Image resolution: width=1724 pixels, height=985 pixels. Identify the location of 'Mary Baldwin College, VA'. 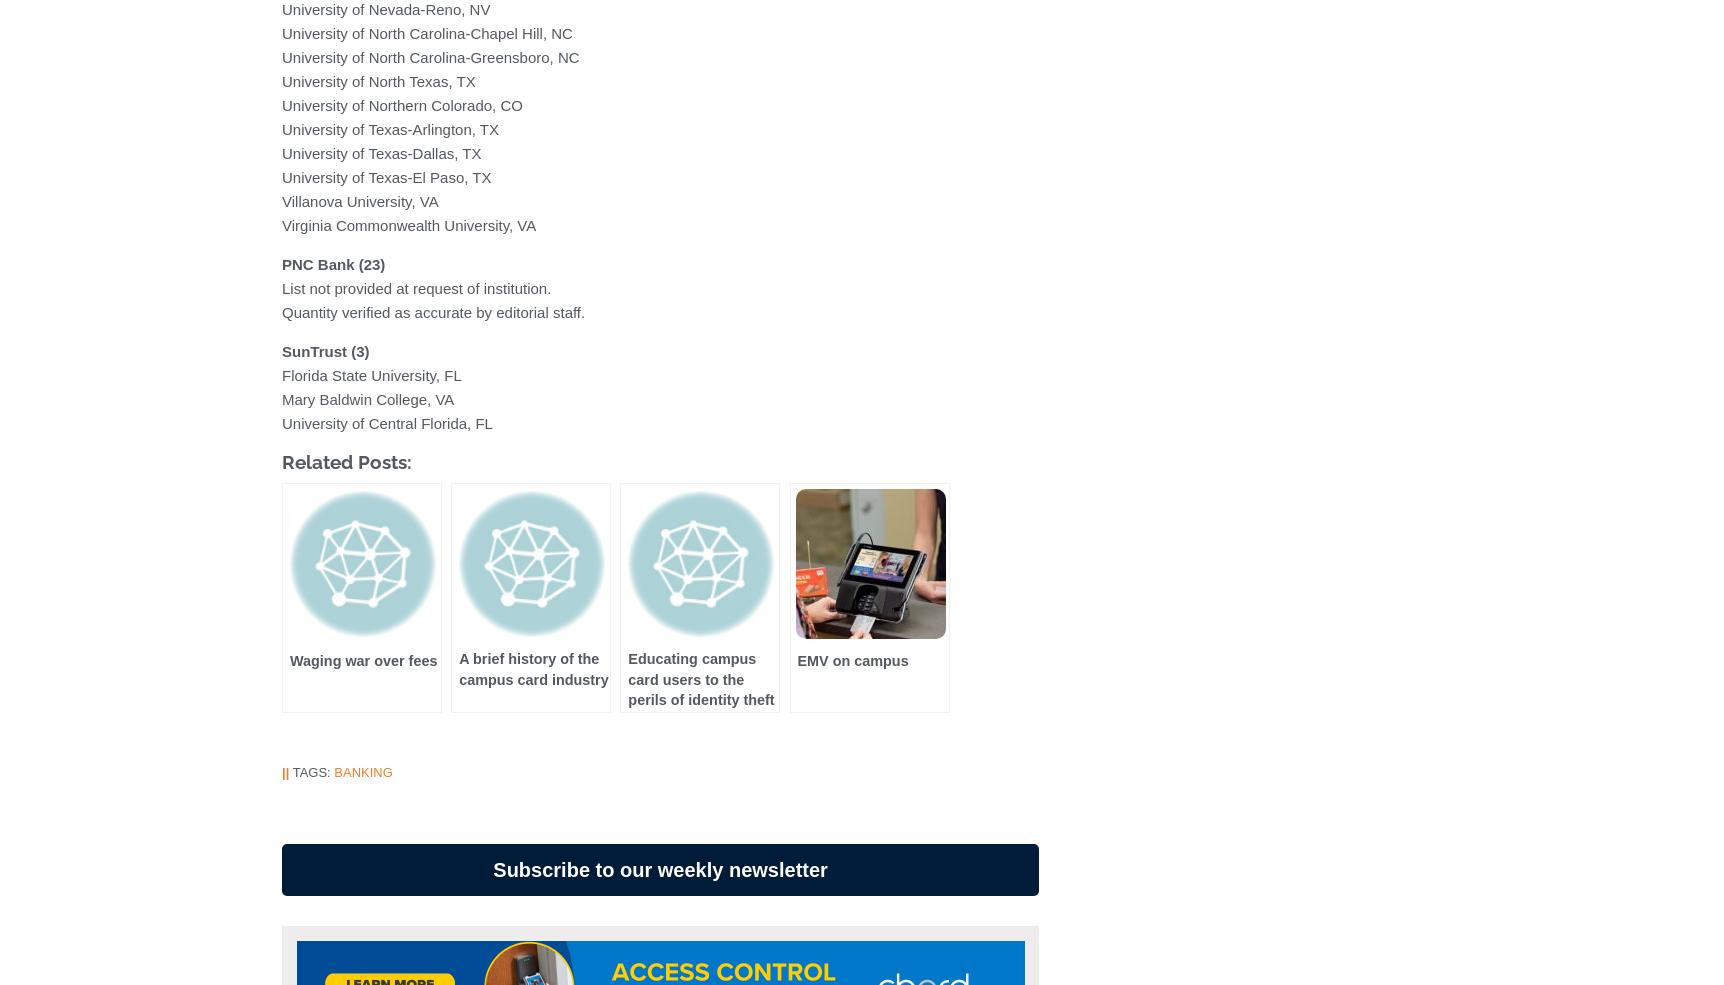
(367, 397).